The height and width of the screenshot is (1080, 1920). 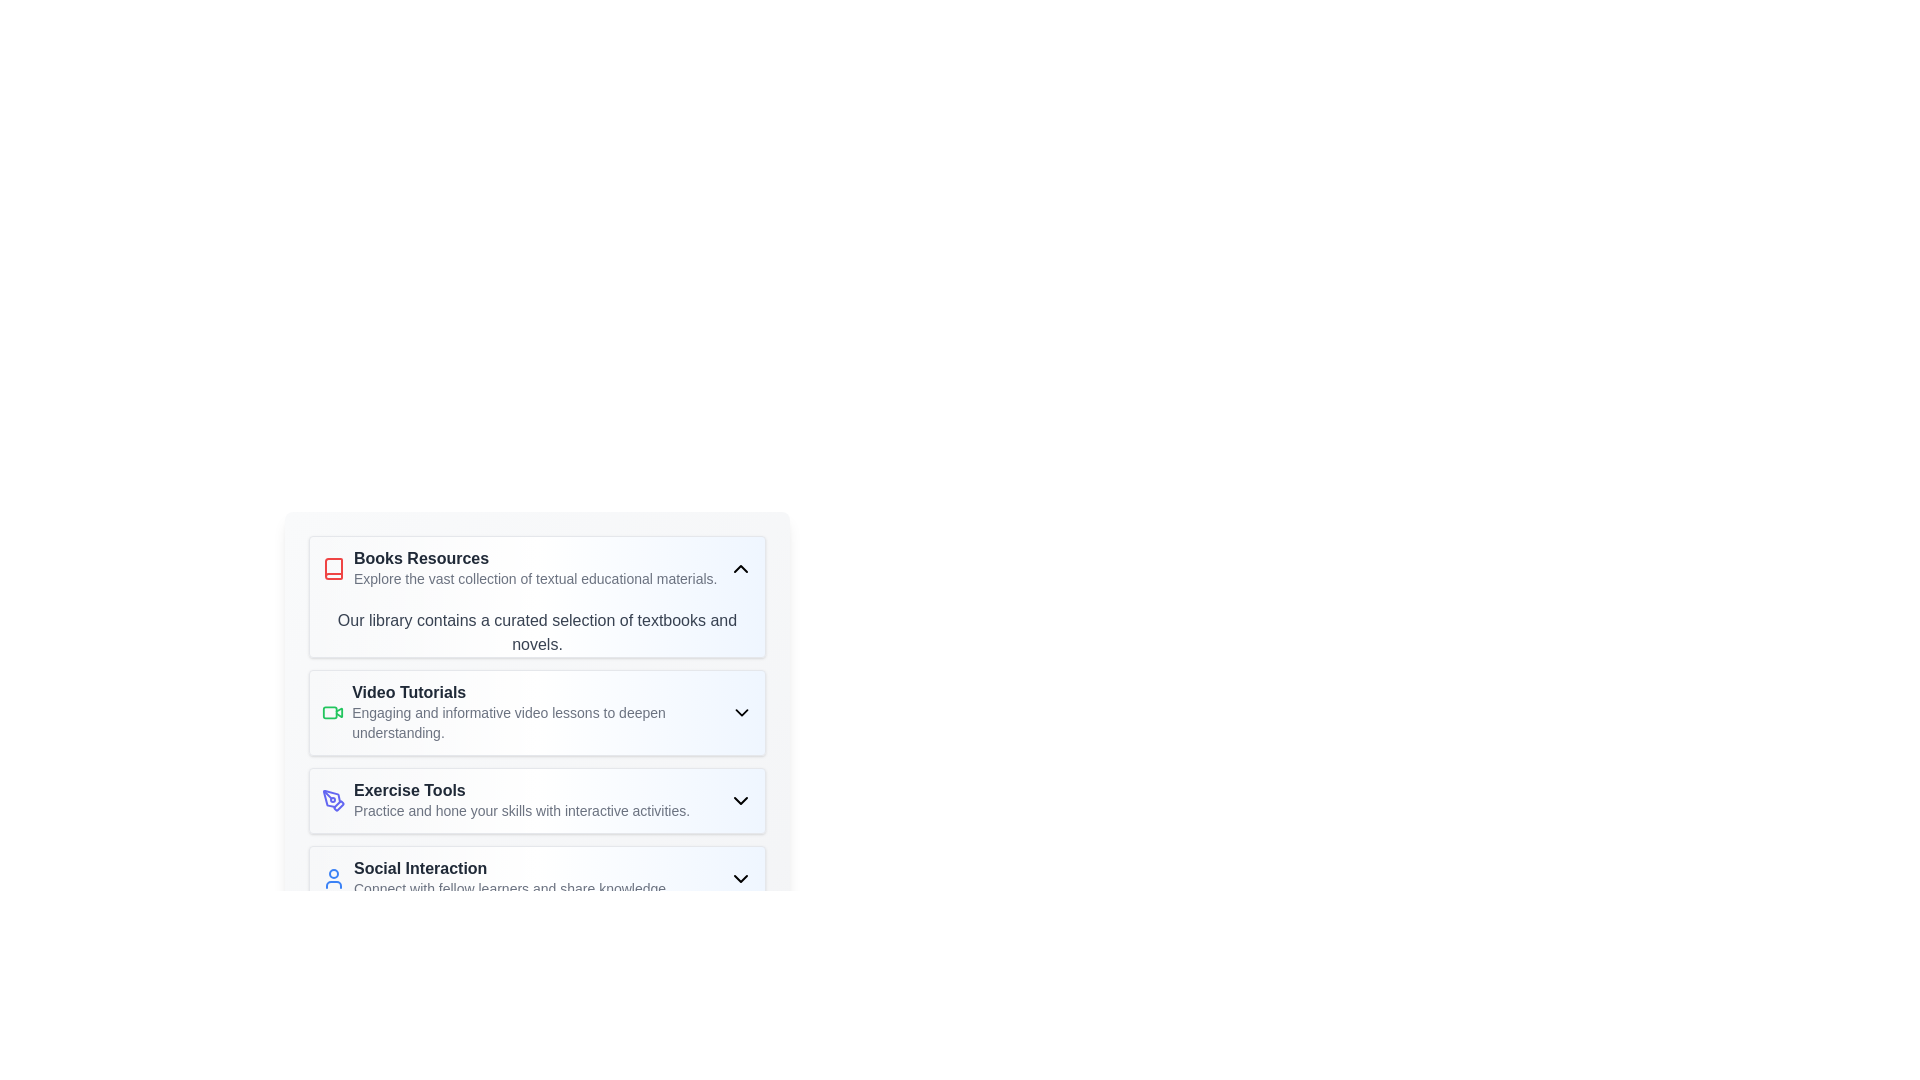 I want to click on the icon that symbolizes books or educational materials, which is the leftmost element in a row aligned with the heading 'Books Resources.', so click(x=334, y=569).